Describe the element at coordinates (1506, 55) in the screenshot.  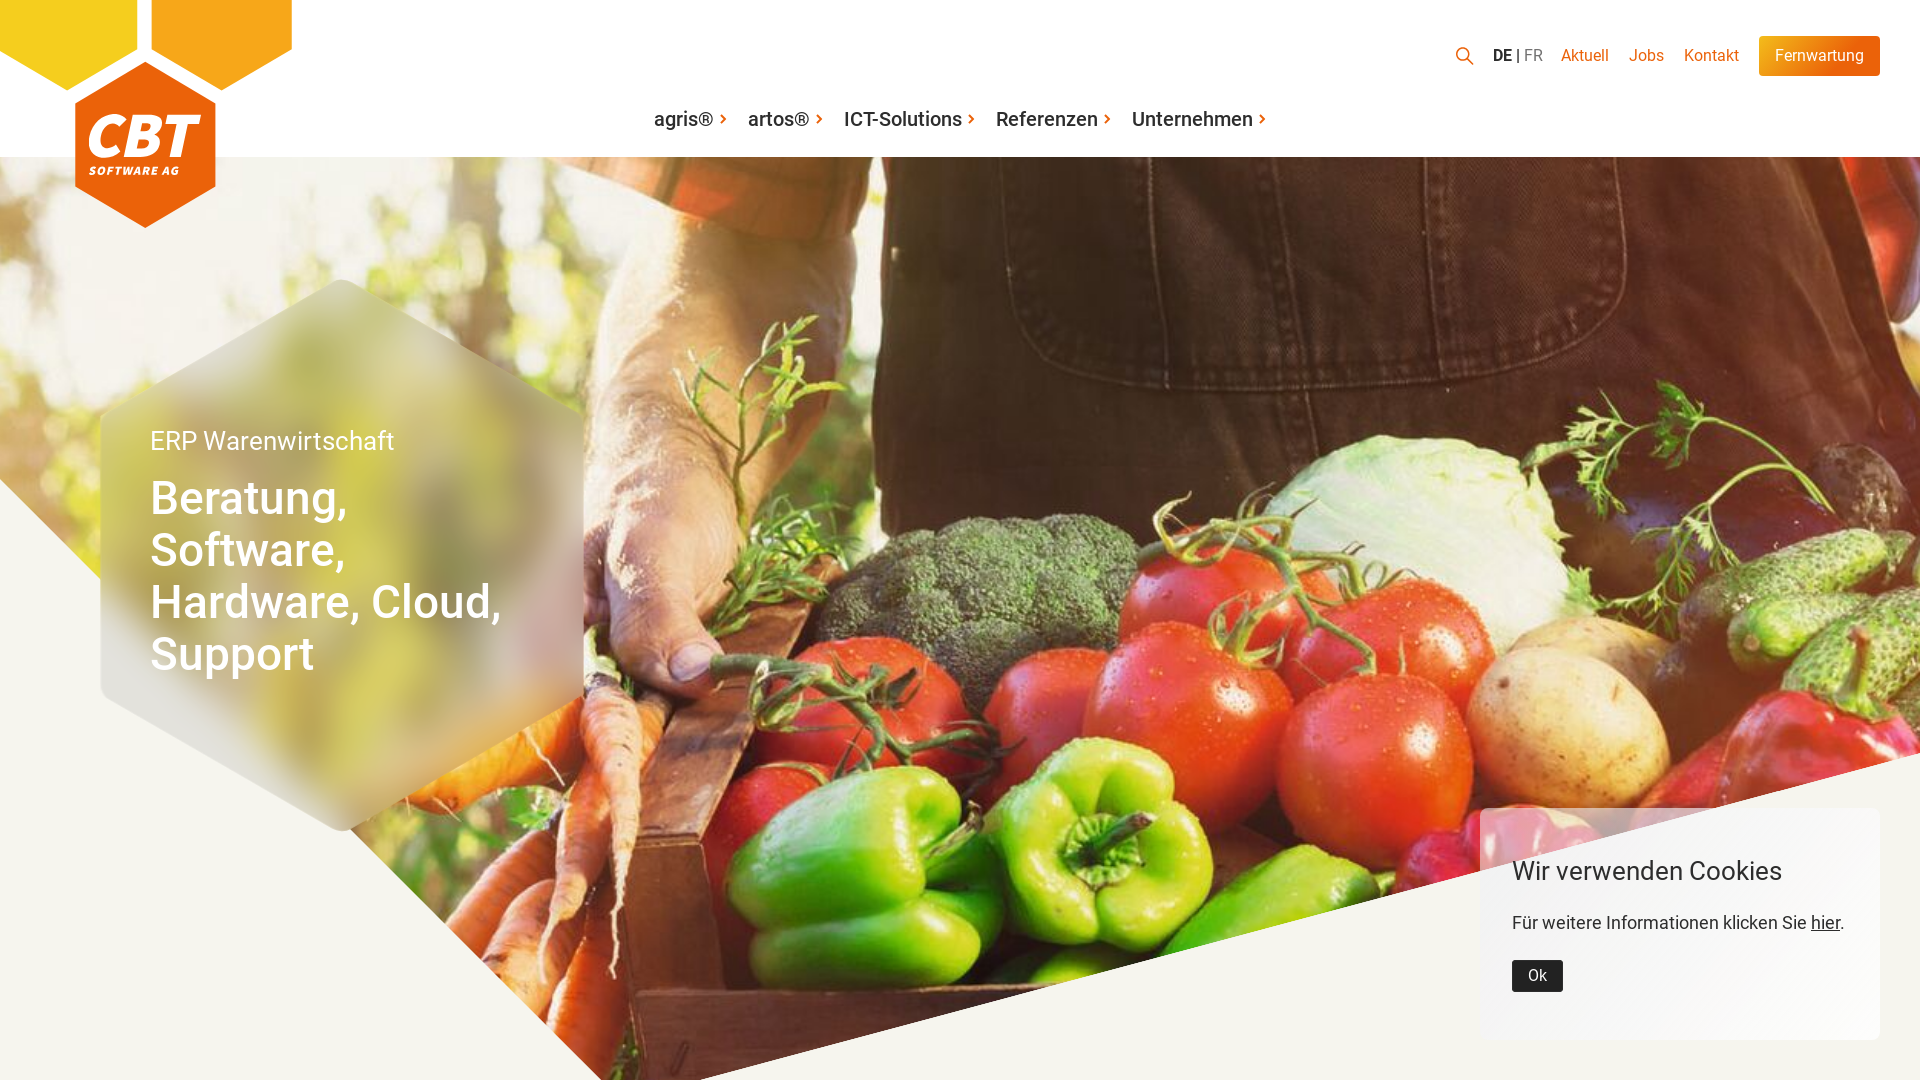
I see `'DE'` at that location.